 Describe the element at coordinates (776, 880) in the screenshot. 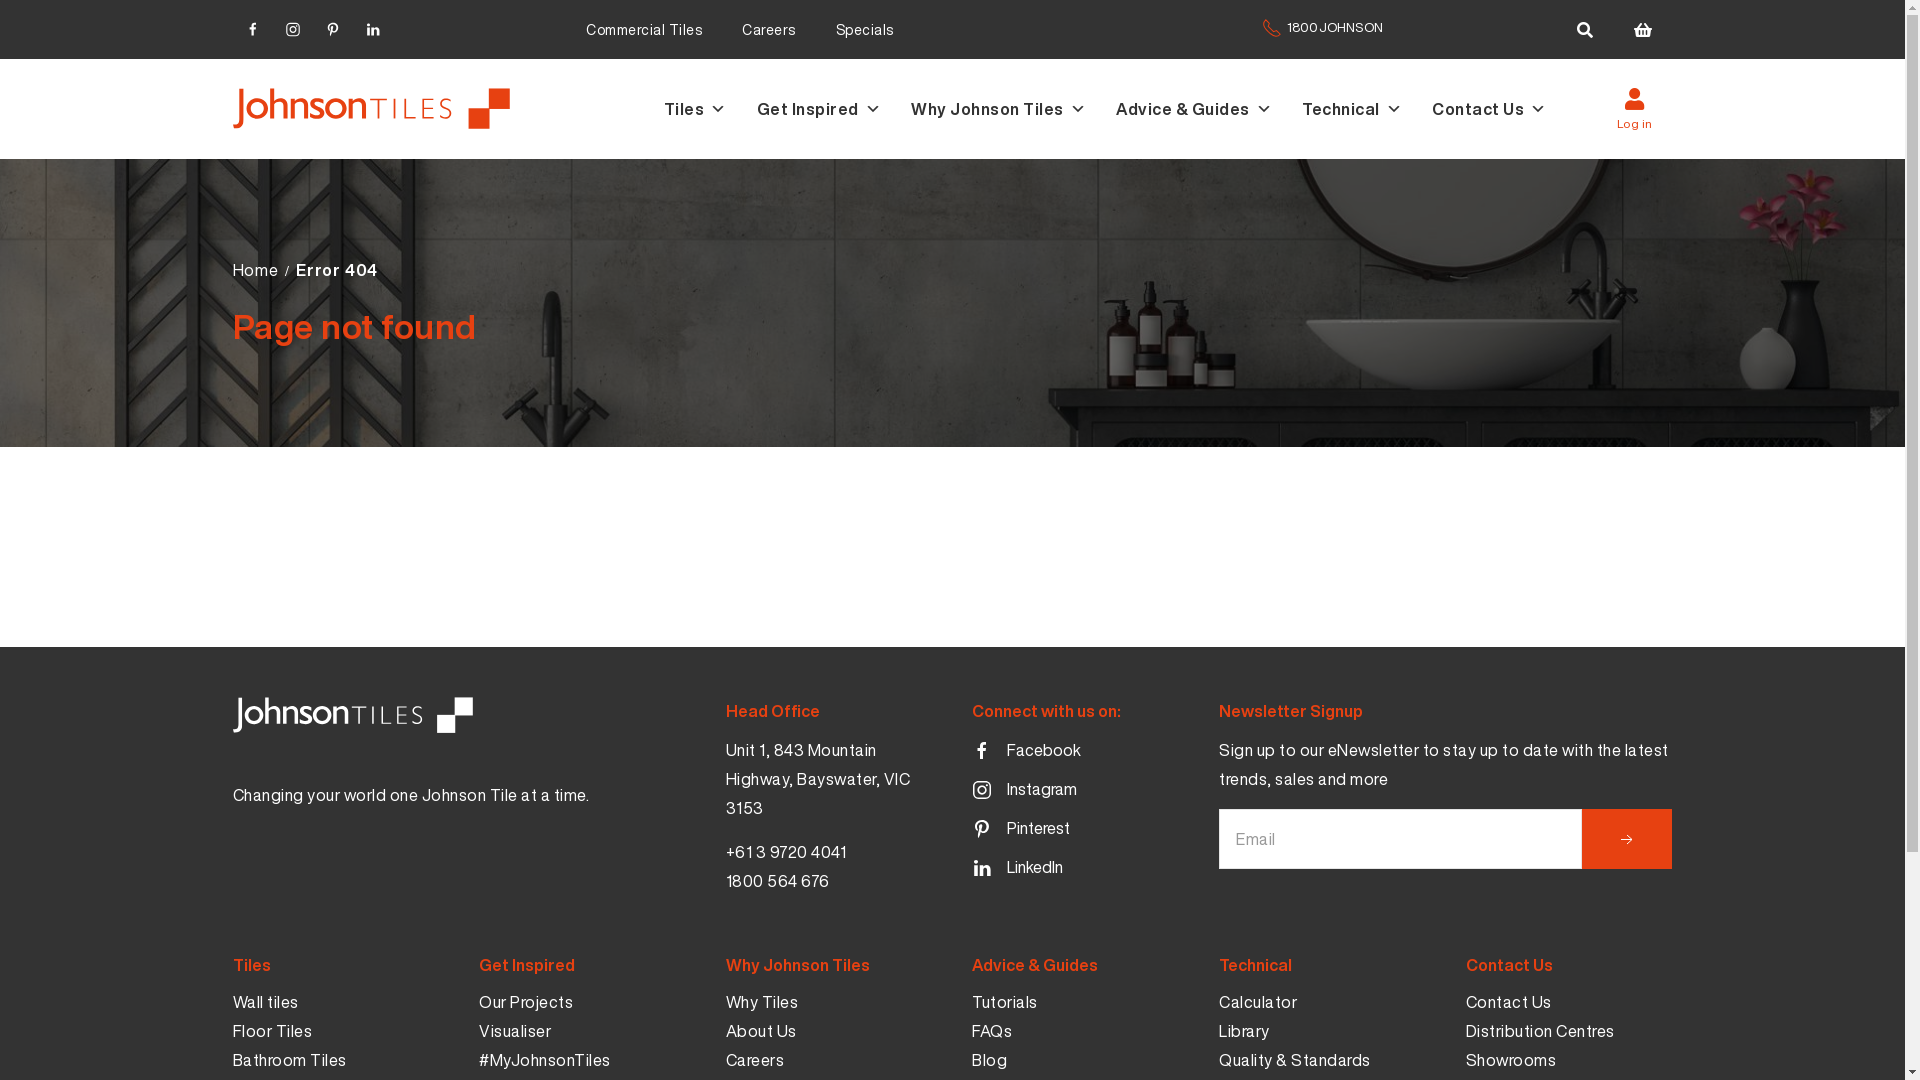

I see `'1800 564 676'` at that location.